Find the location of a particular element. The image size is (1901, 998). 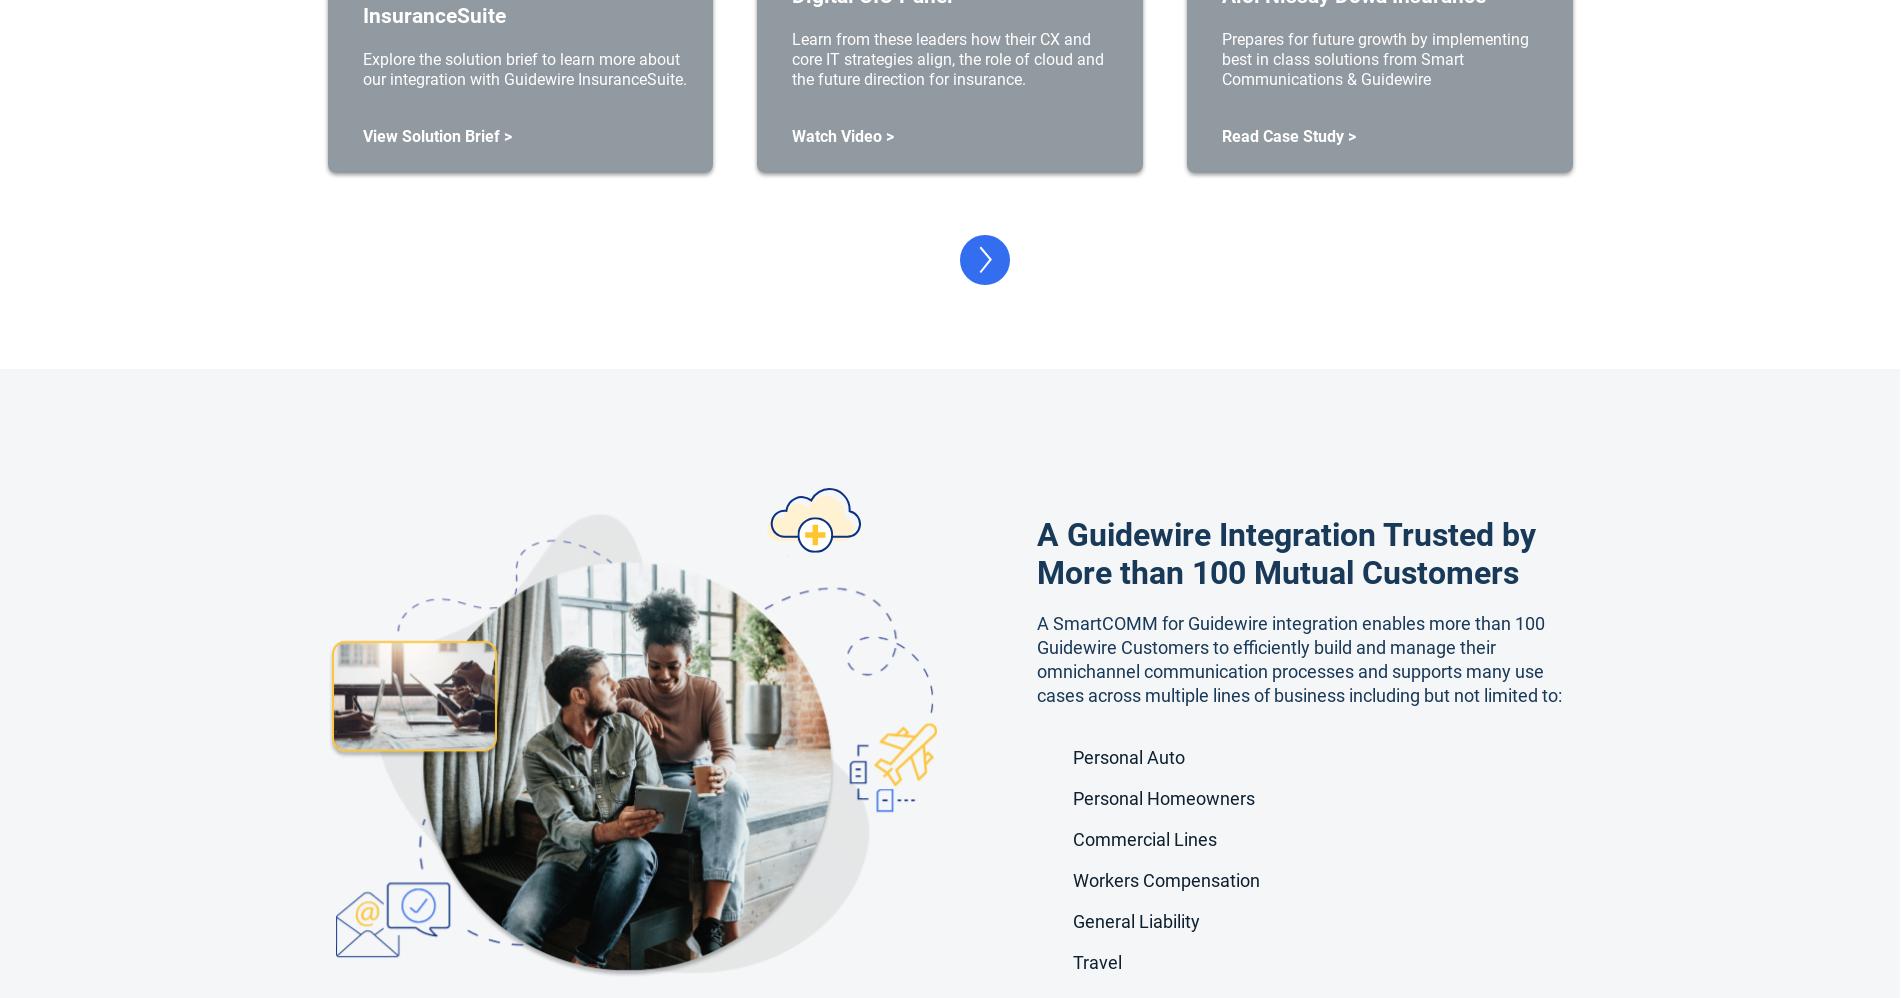

'Learn from these leaders how their CX and core IT strategies align, the role of cloud and the future direction for insurance.' is located at coordinates (948, 57).